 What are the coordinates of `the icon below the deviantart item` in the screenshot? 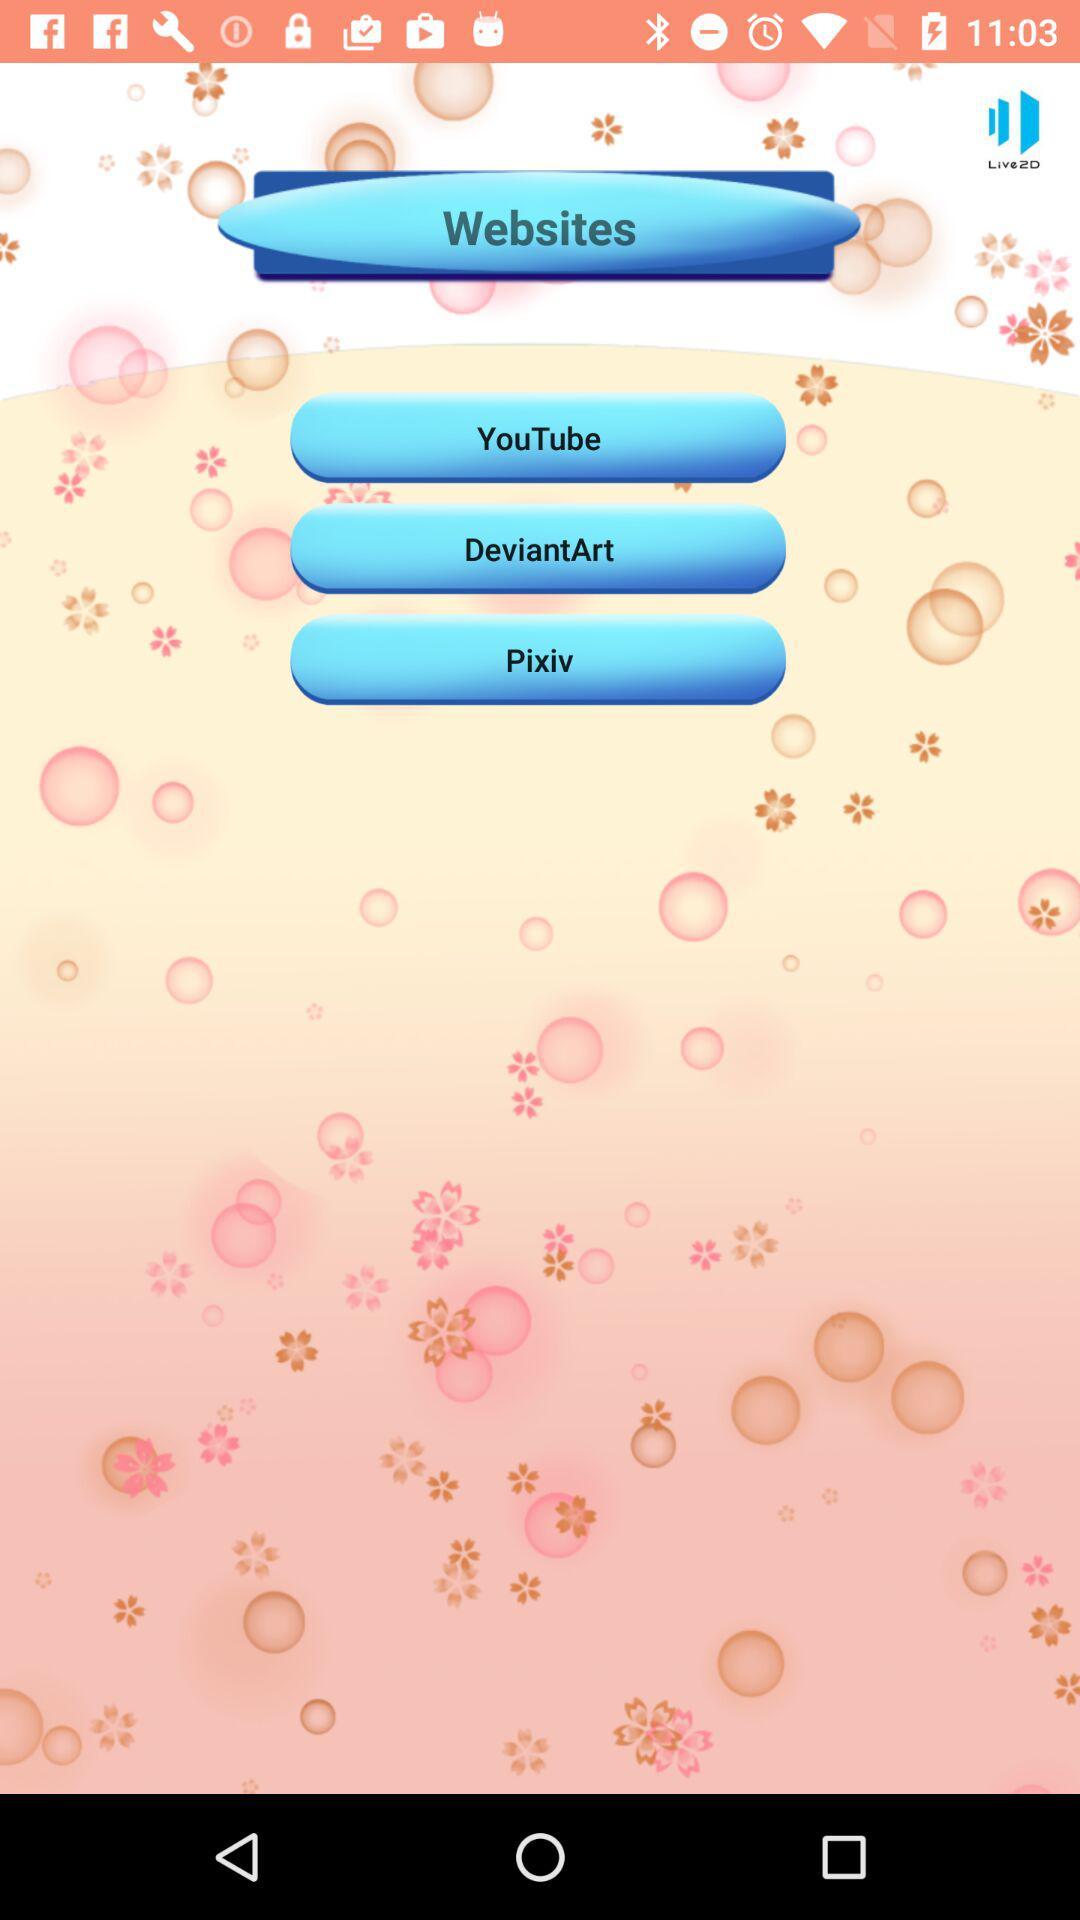 It's located at (538, 659).